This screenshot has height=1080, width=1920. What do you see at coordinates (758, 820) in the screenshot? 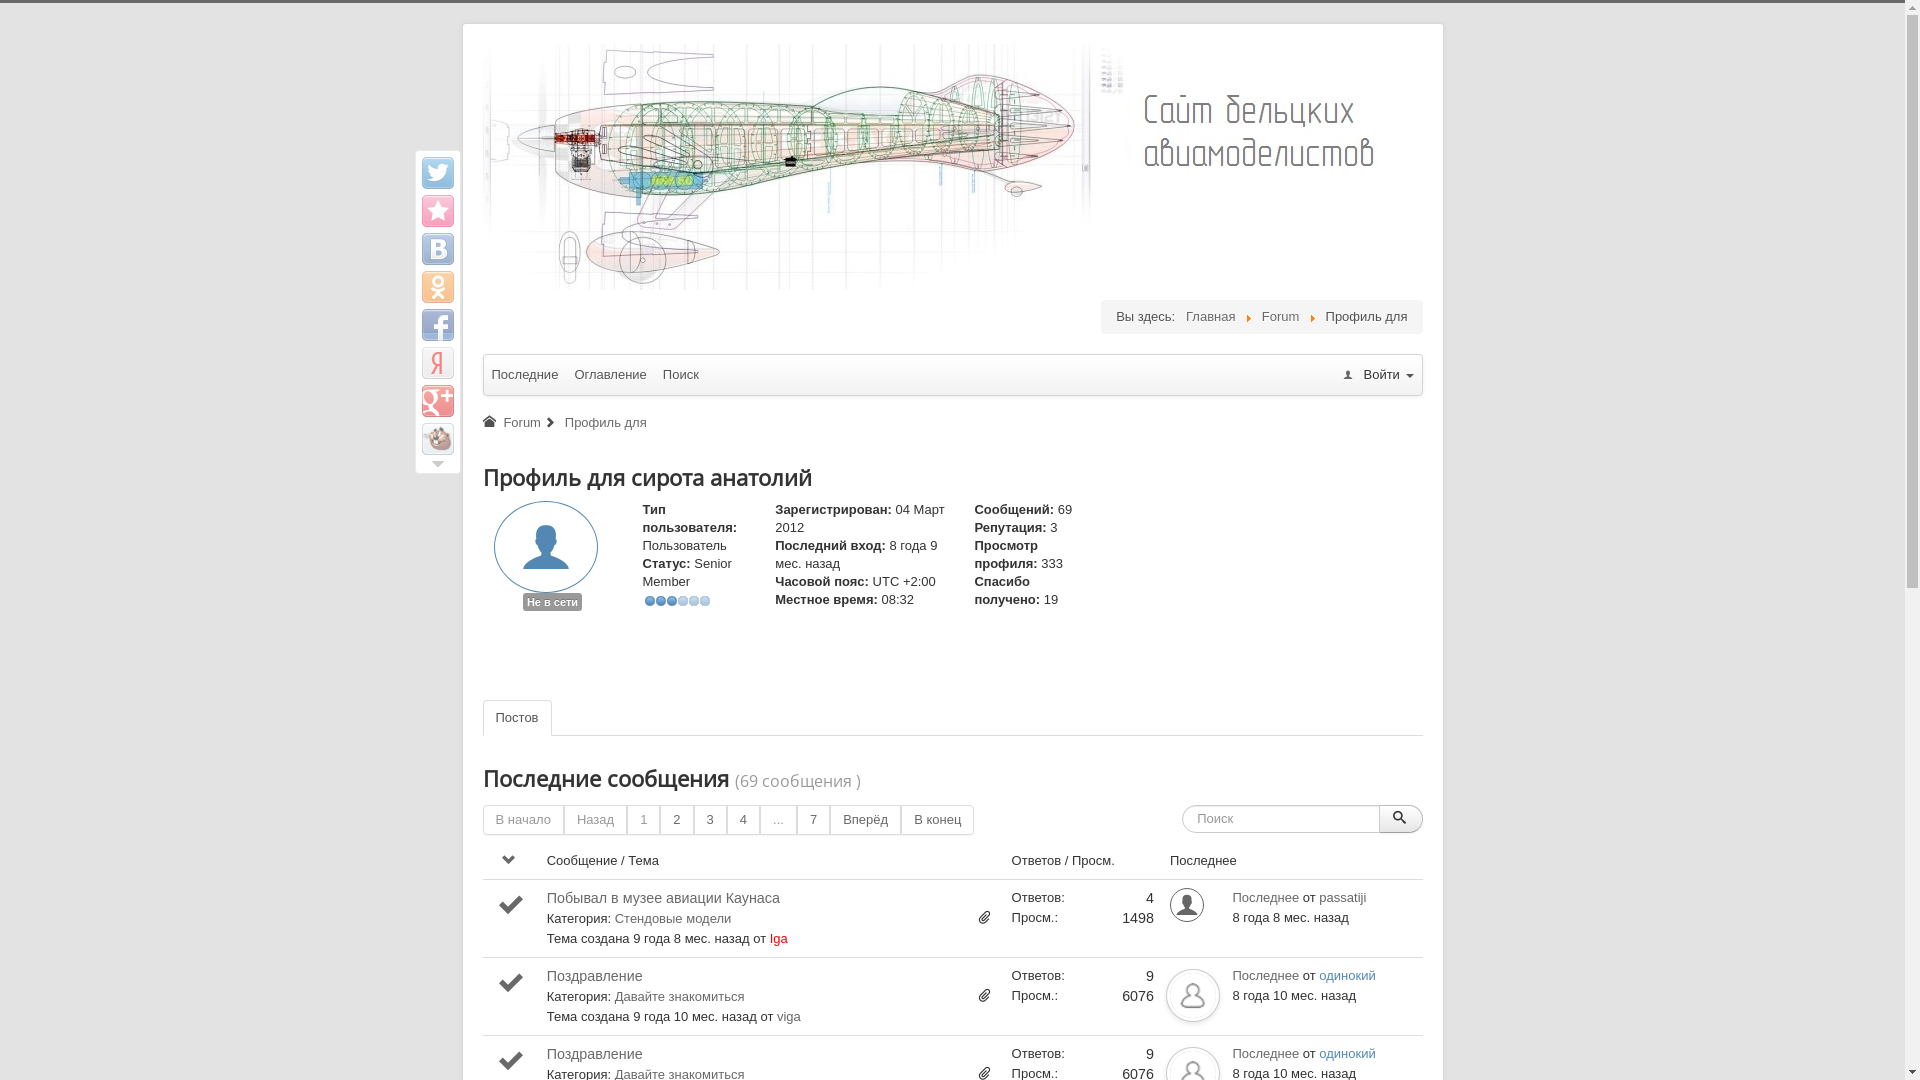
I see `'...'` at bounding box center [758, 820].